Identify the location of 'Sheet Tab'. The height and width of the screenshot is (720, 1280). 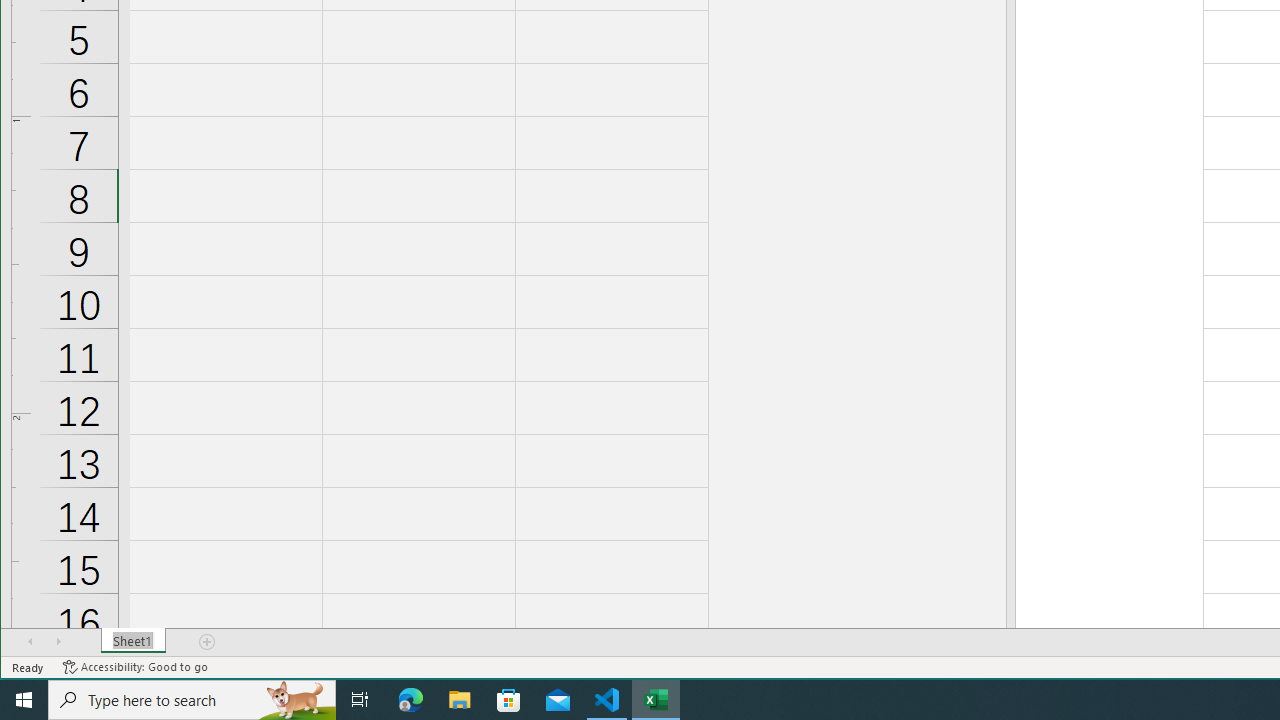
(132, 641).